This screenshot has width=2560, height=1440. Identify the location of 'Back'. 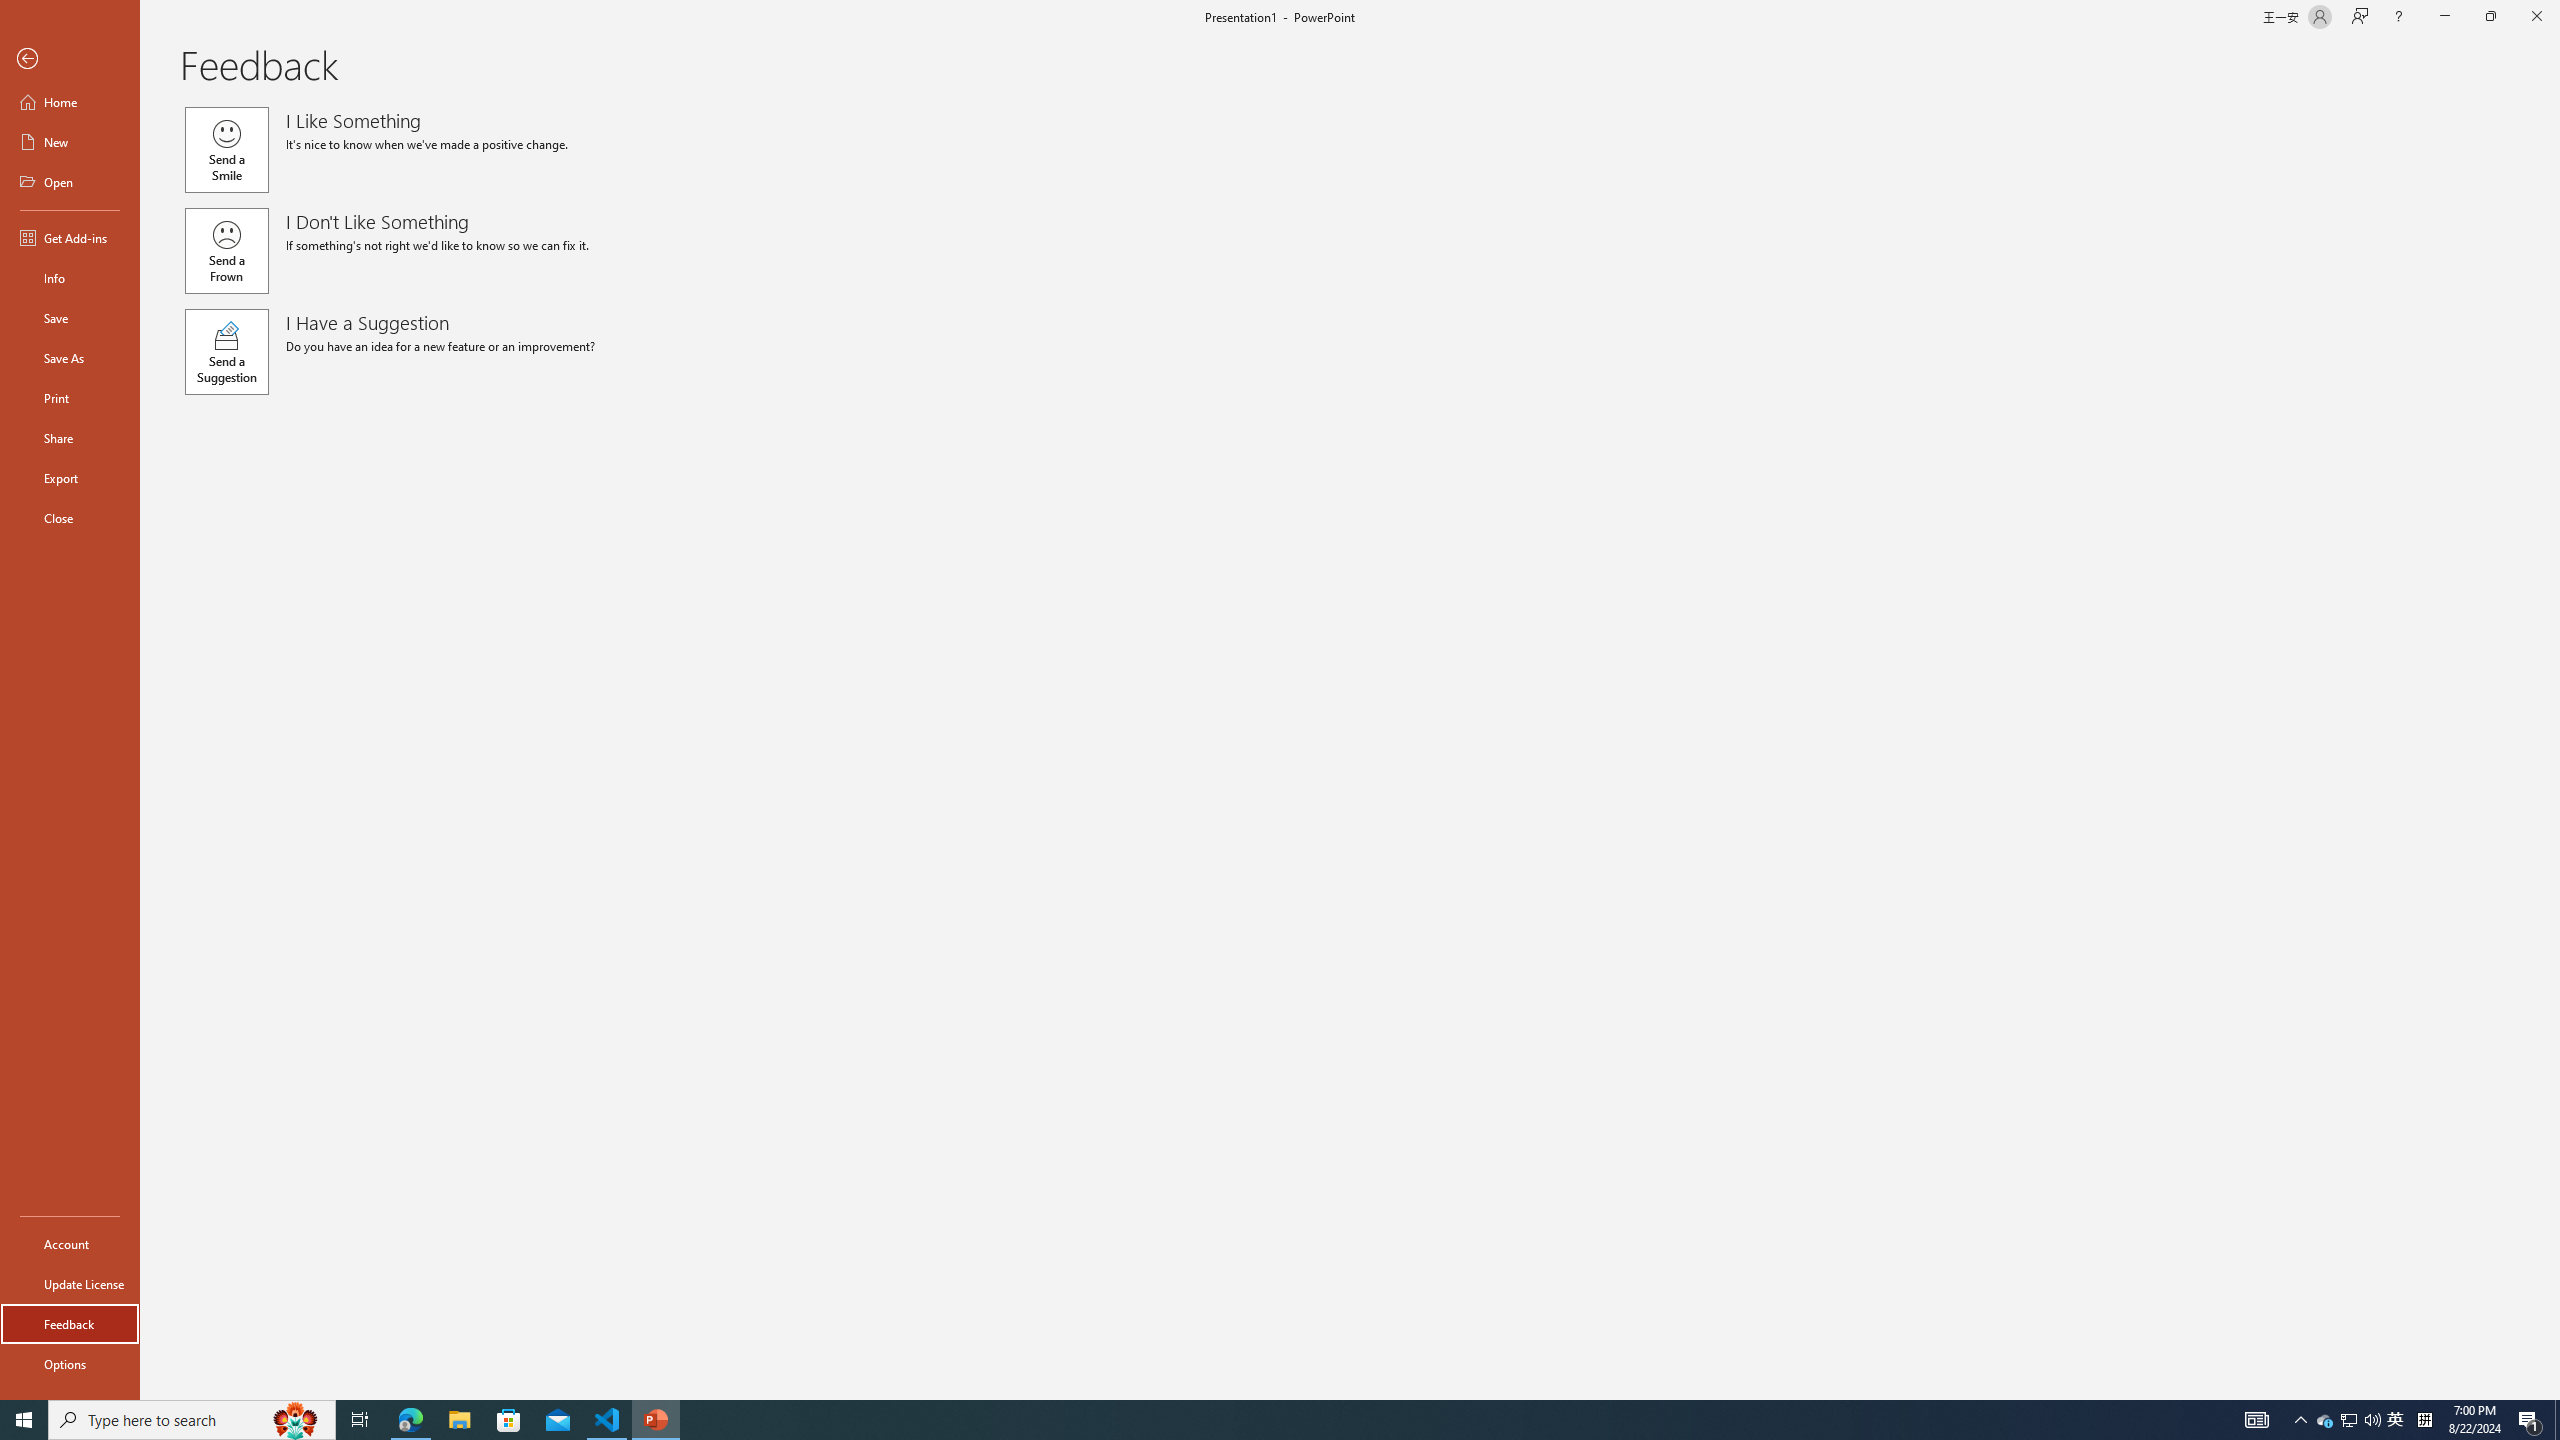
(69, 58).